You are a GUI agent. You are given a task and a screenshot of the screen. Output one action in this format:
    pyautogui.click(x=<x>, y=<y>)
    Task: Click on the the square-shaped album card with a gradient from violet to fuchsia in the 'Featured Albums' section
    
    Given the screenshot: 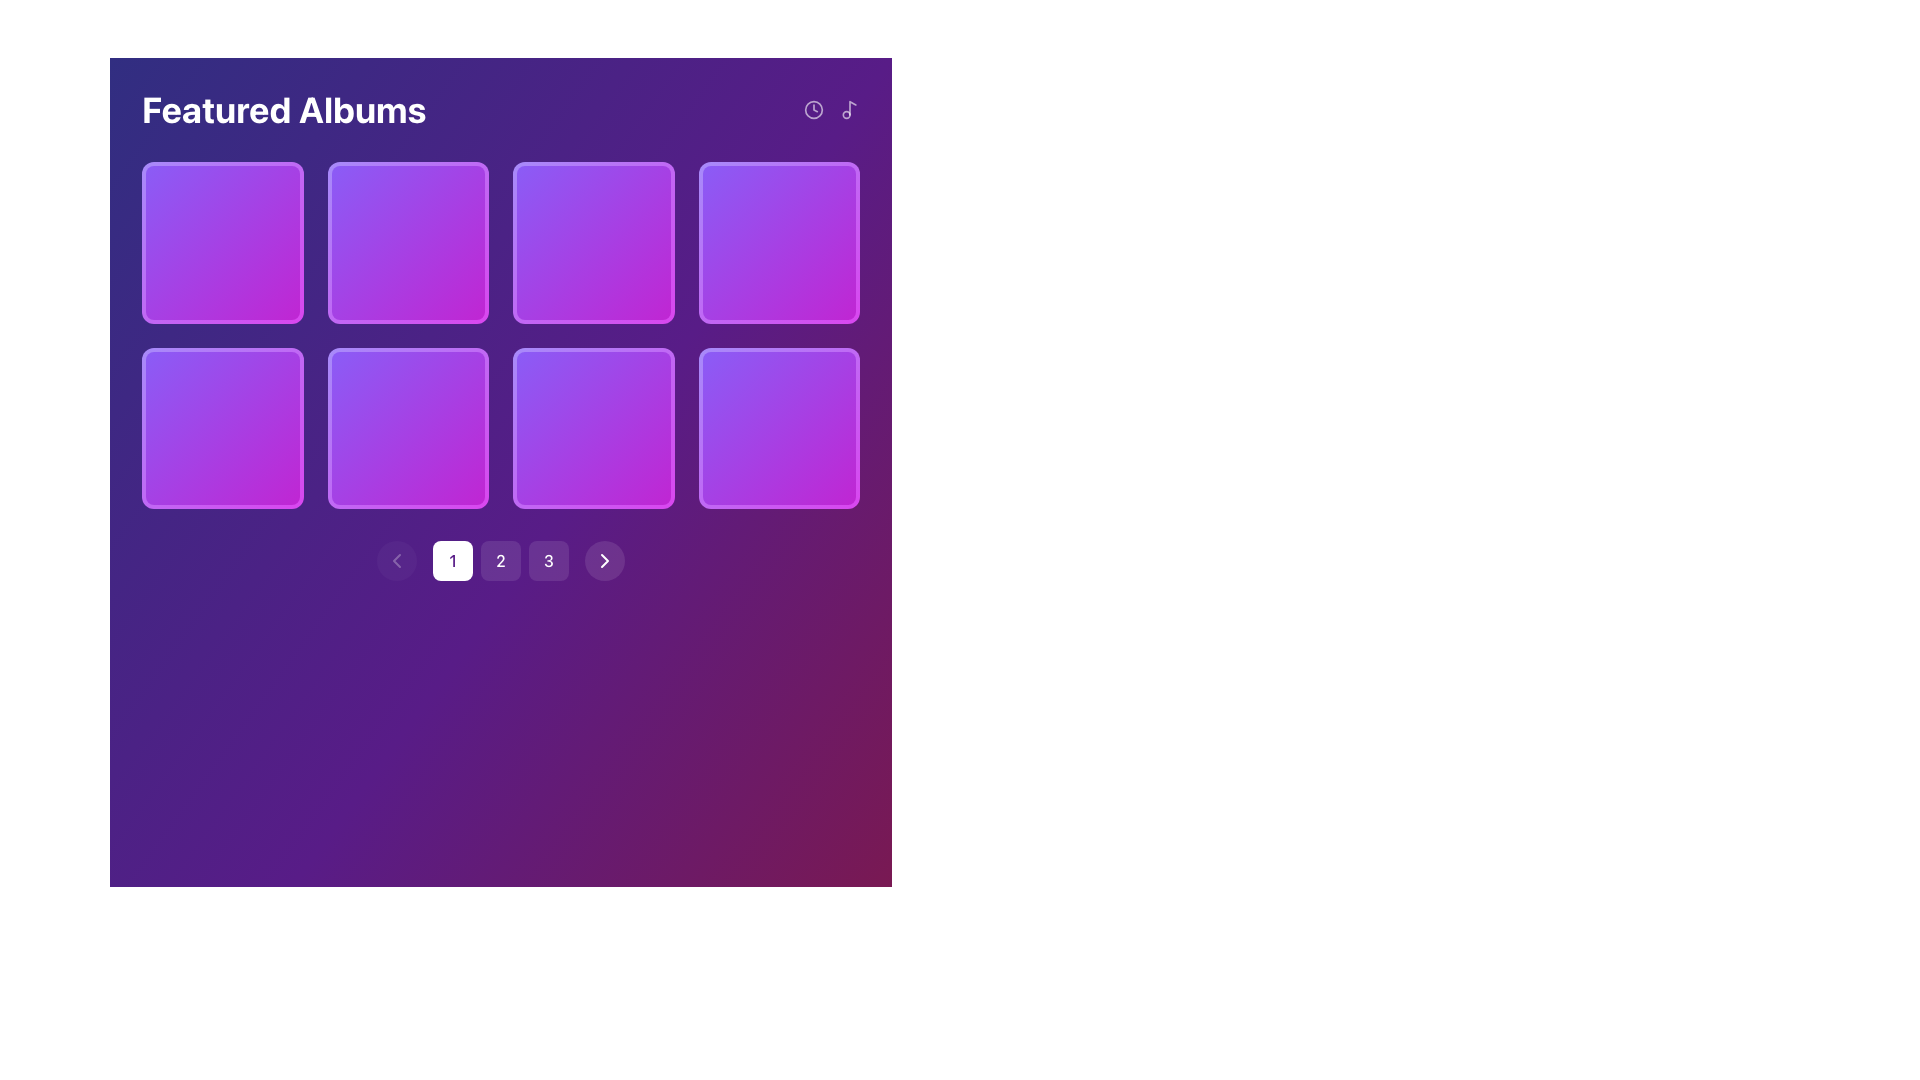 What is the action you would take?
    pyautogui.click(x=778, y=241)
    